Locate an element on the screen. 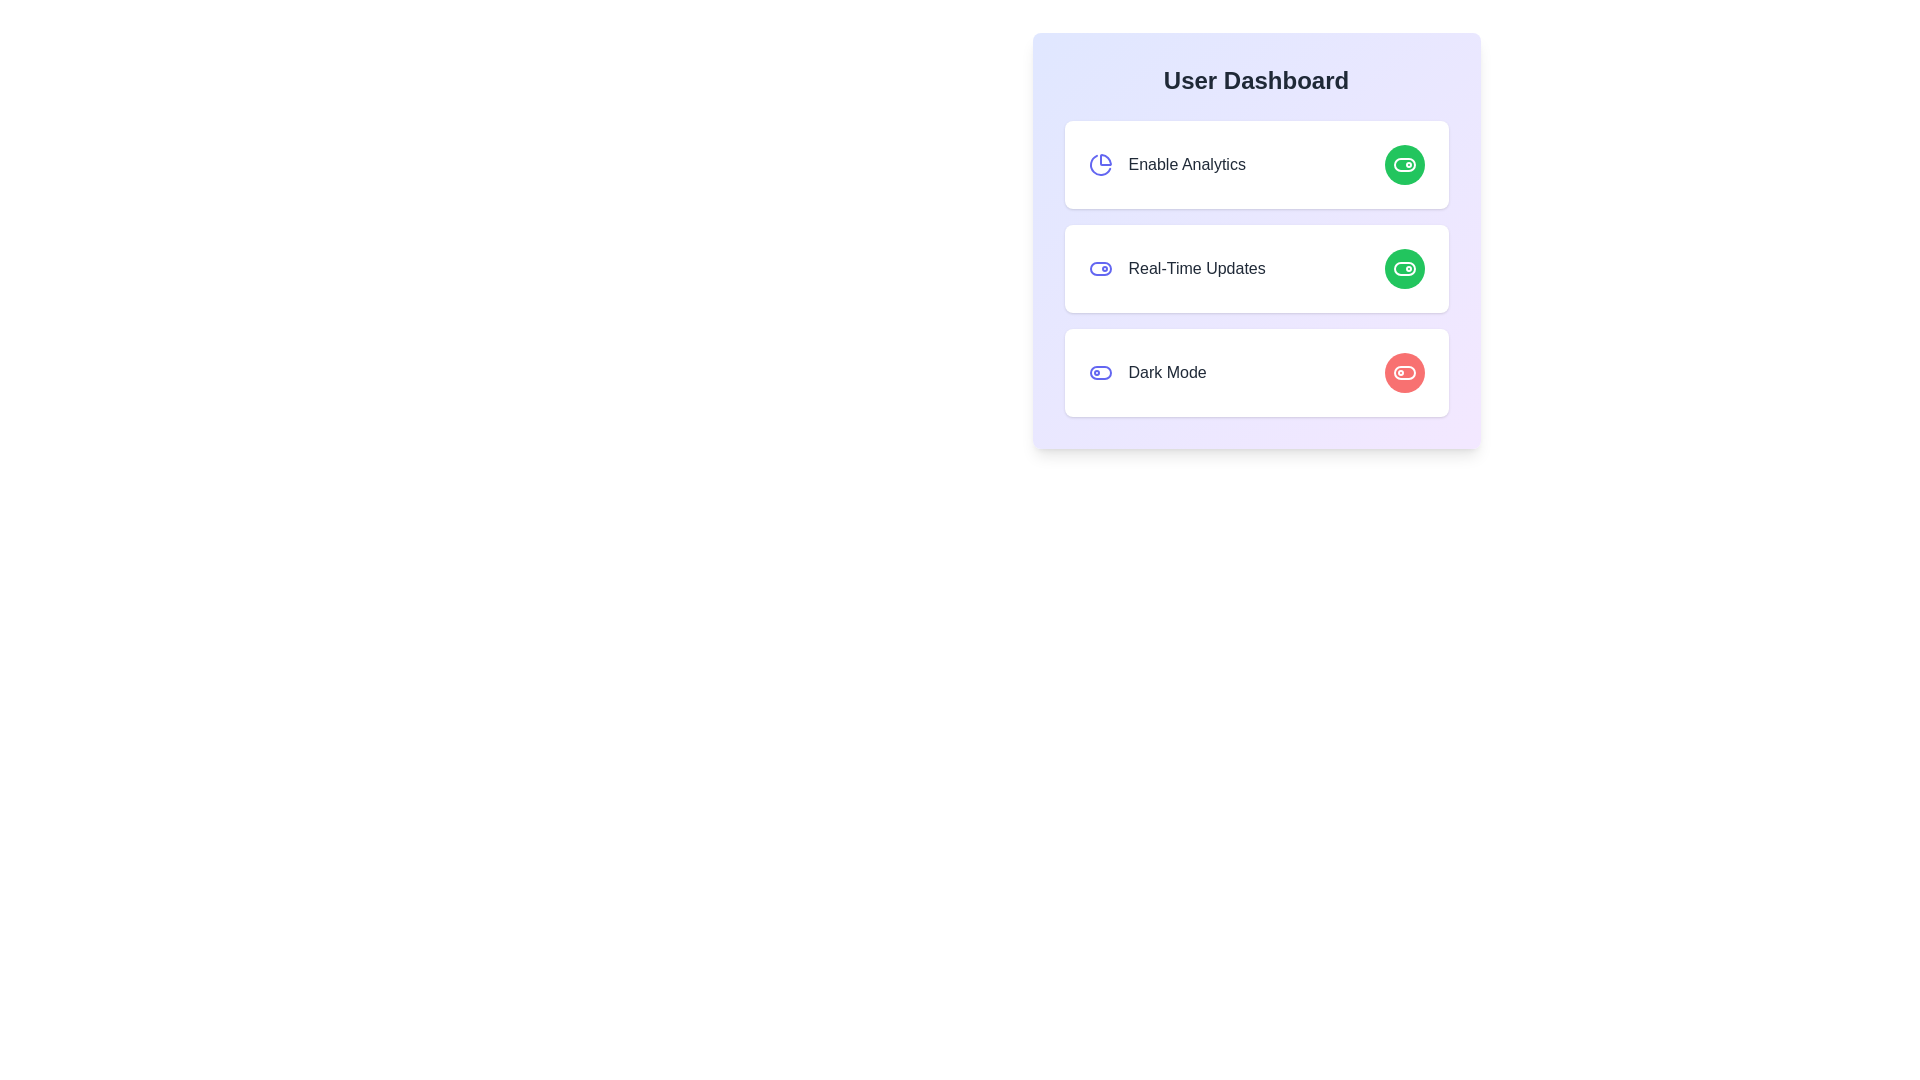 Image resolution: width=1920 pixels, height=1080 pixels. the toggle switch for 'Real-Time Updates' is located at coordinates (1099, 268).